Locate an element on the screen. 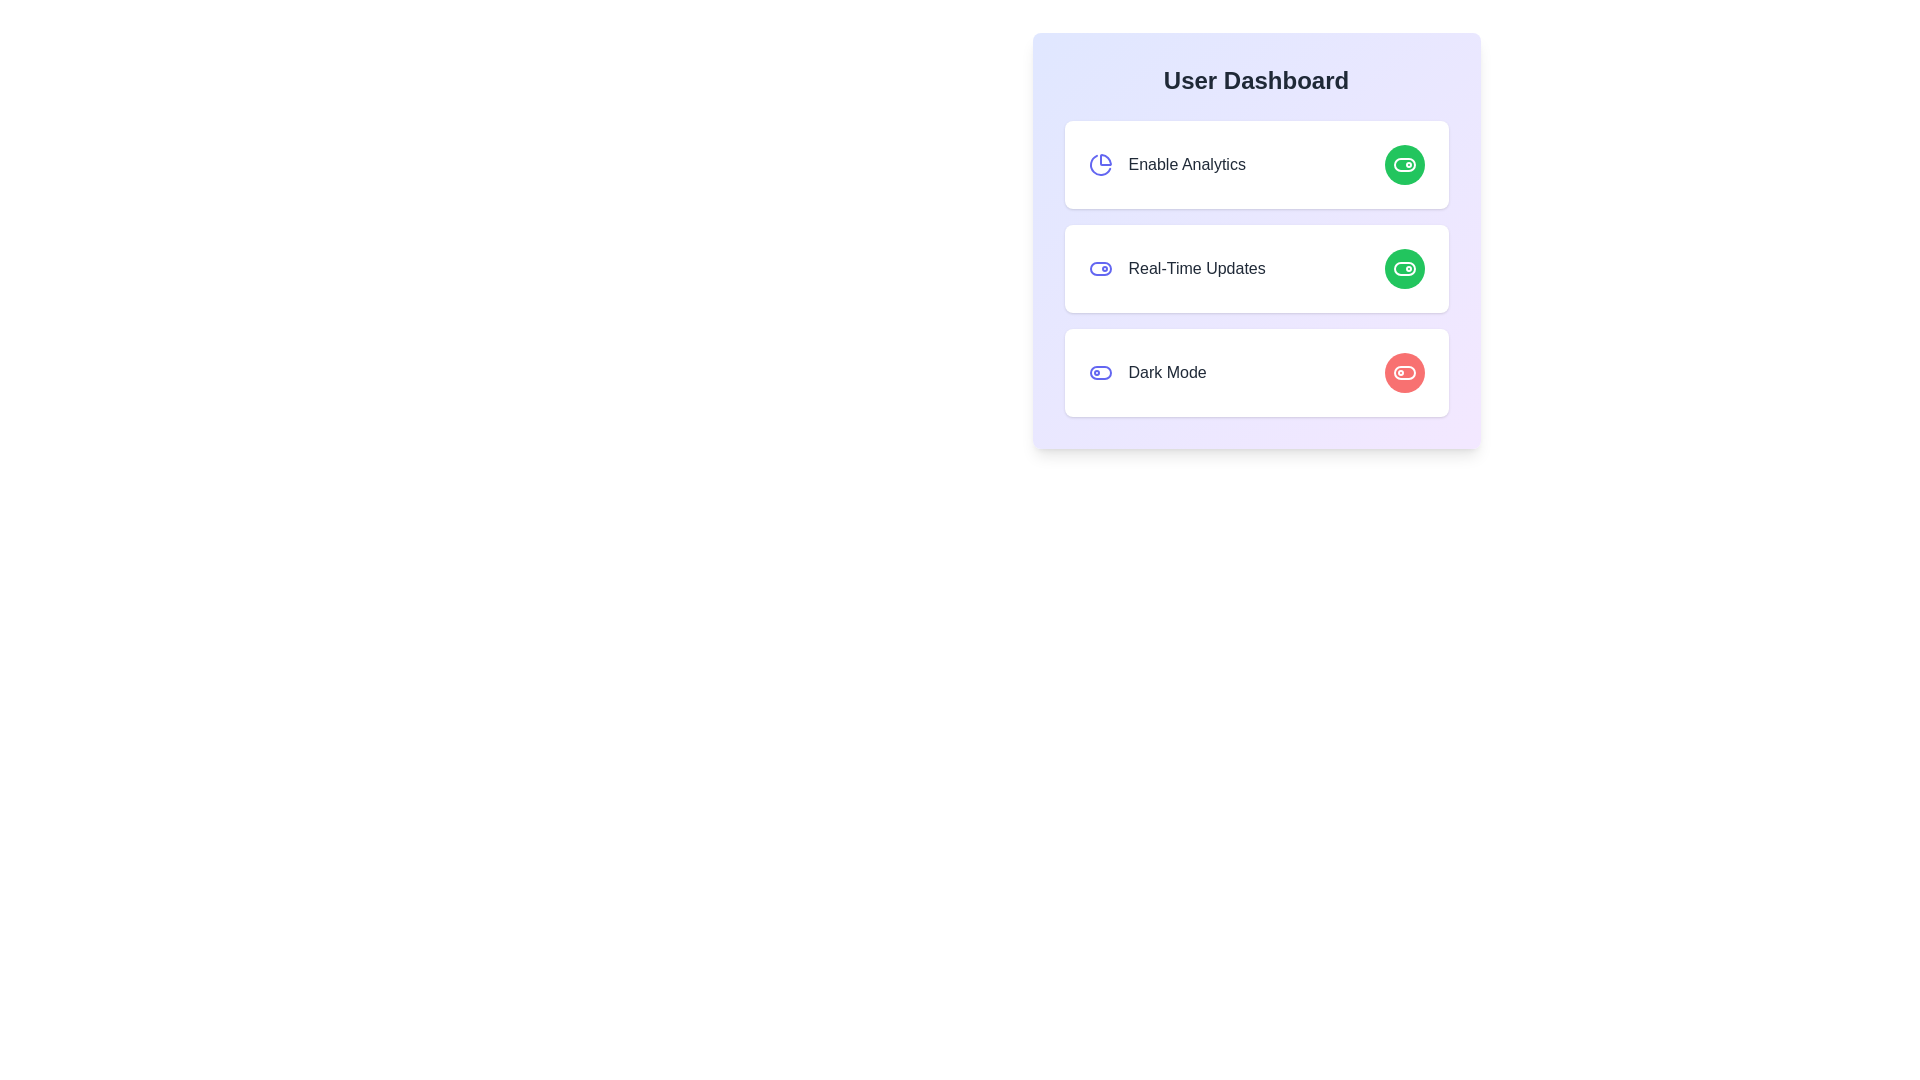 Image resolution: width=1920 pixels, height=1080 pixels. the toggle switch for 'Real-Time Updates' is located at coordinates (1099, 268).